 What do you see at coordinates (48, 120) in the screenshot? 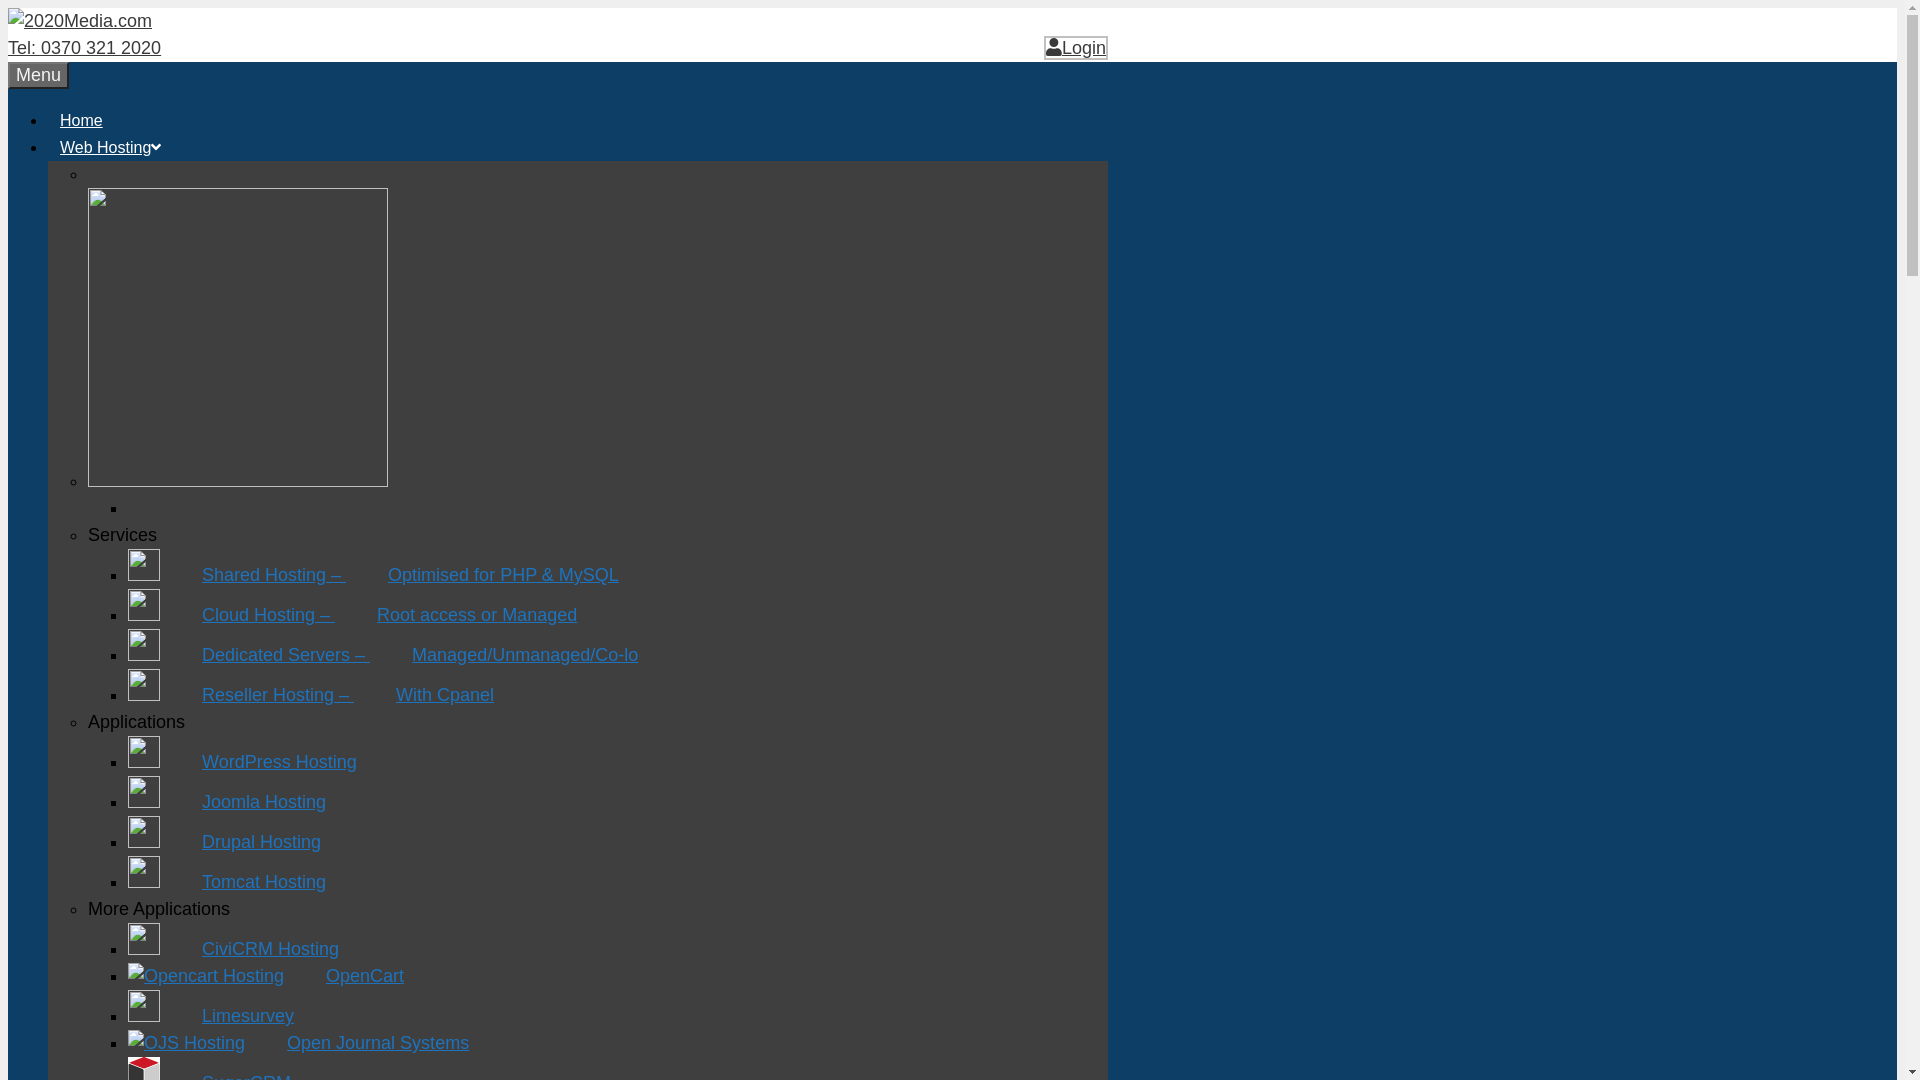
I see `'Home'` at bounding box center [48, 120].